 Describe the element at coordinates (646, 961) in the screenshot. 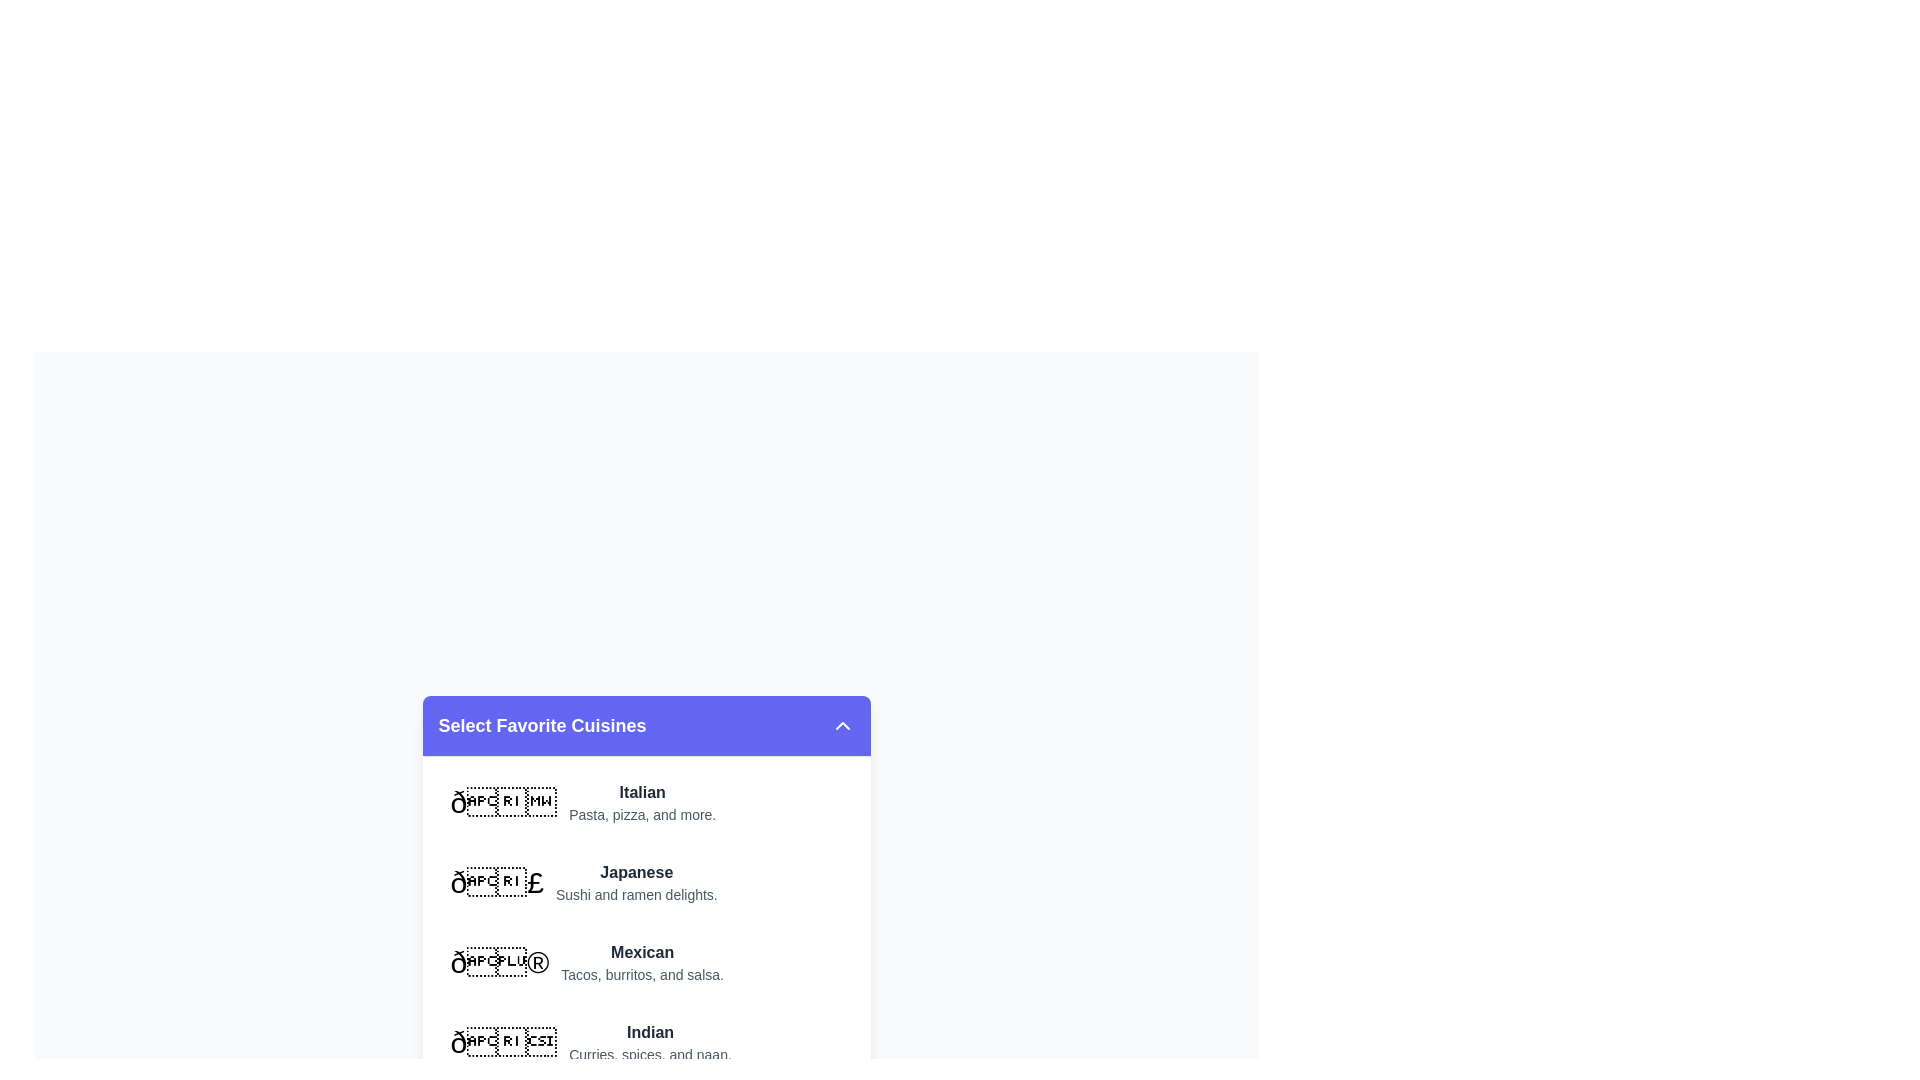

I see `the third list item representing 'Mexican' cuisine` at that location.